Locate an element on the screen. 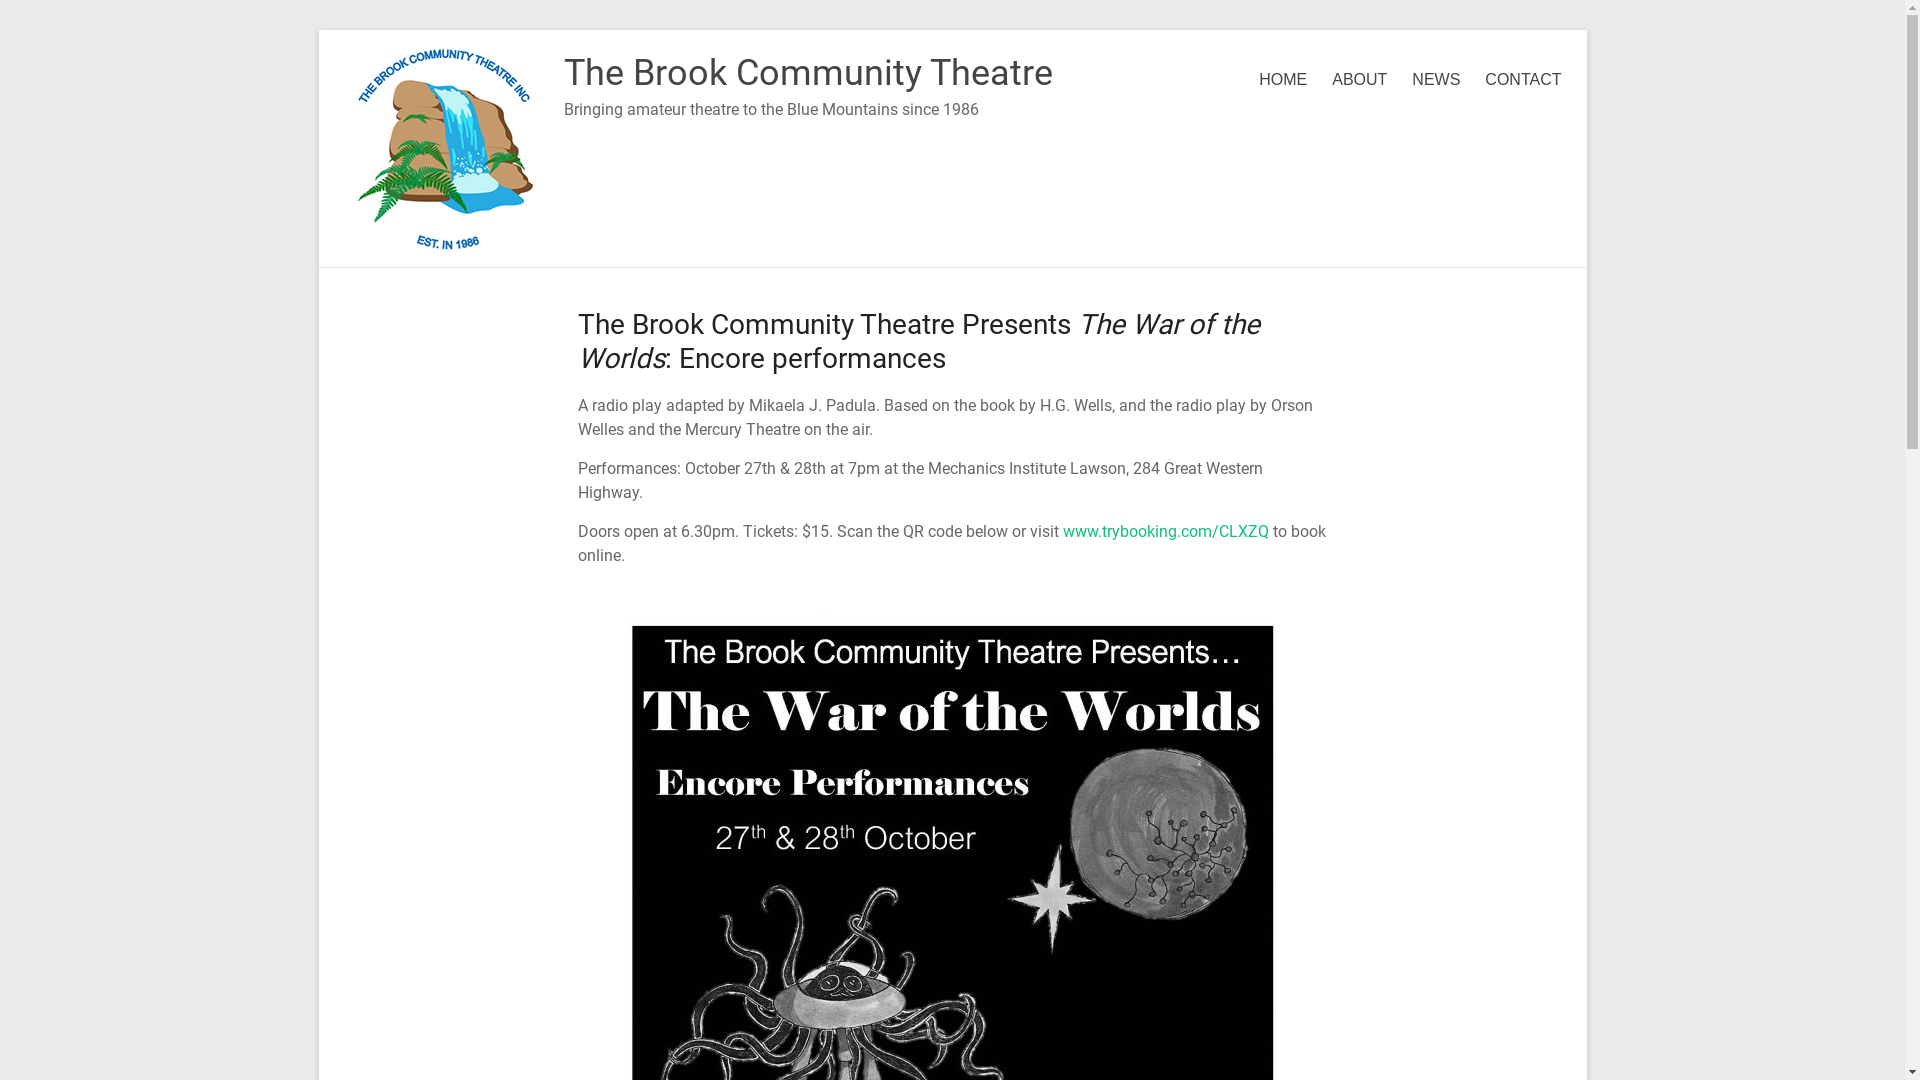 The width and height of the screenshot is (1920, 1080). 'www.trybooking.com/CLXZQ' is located at coordinates (1060, 530).